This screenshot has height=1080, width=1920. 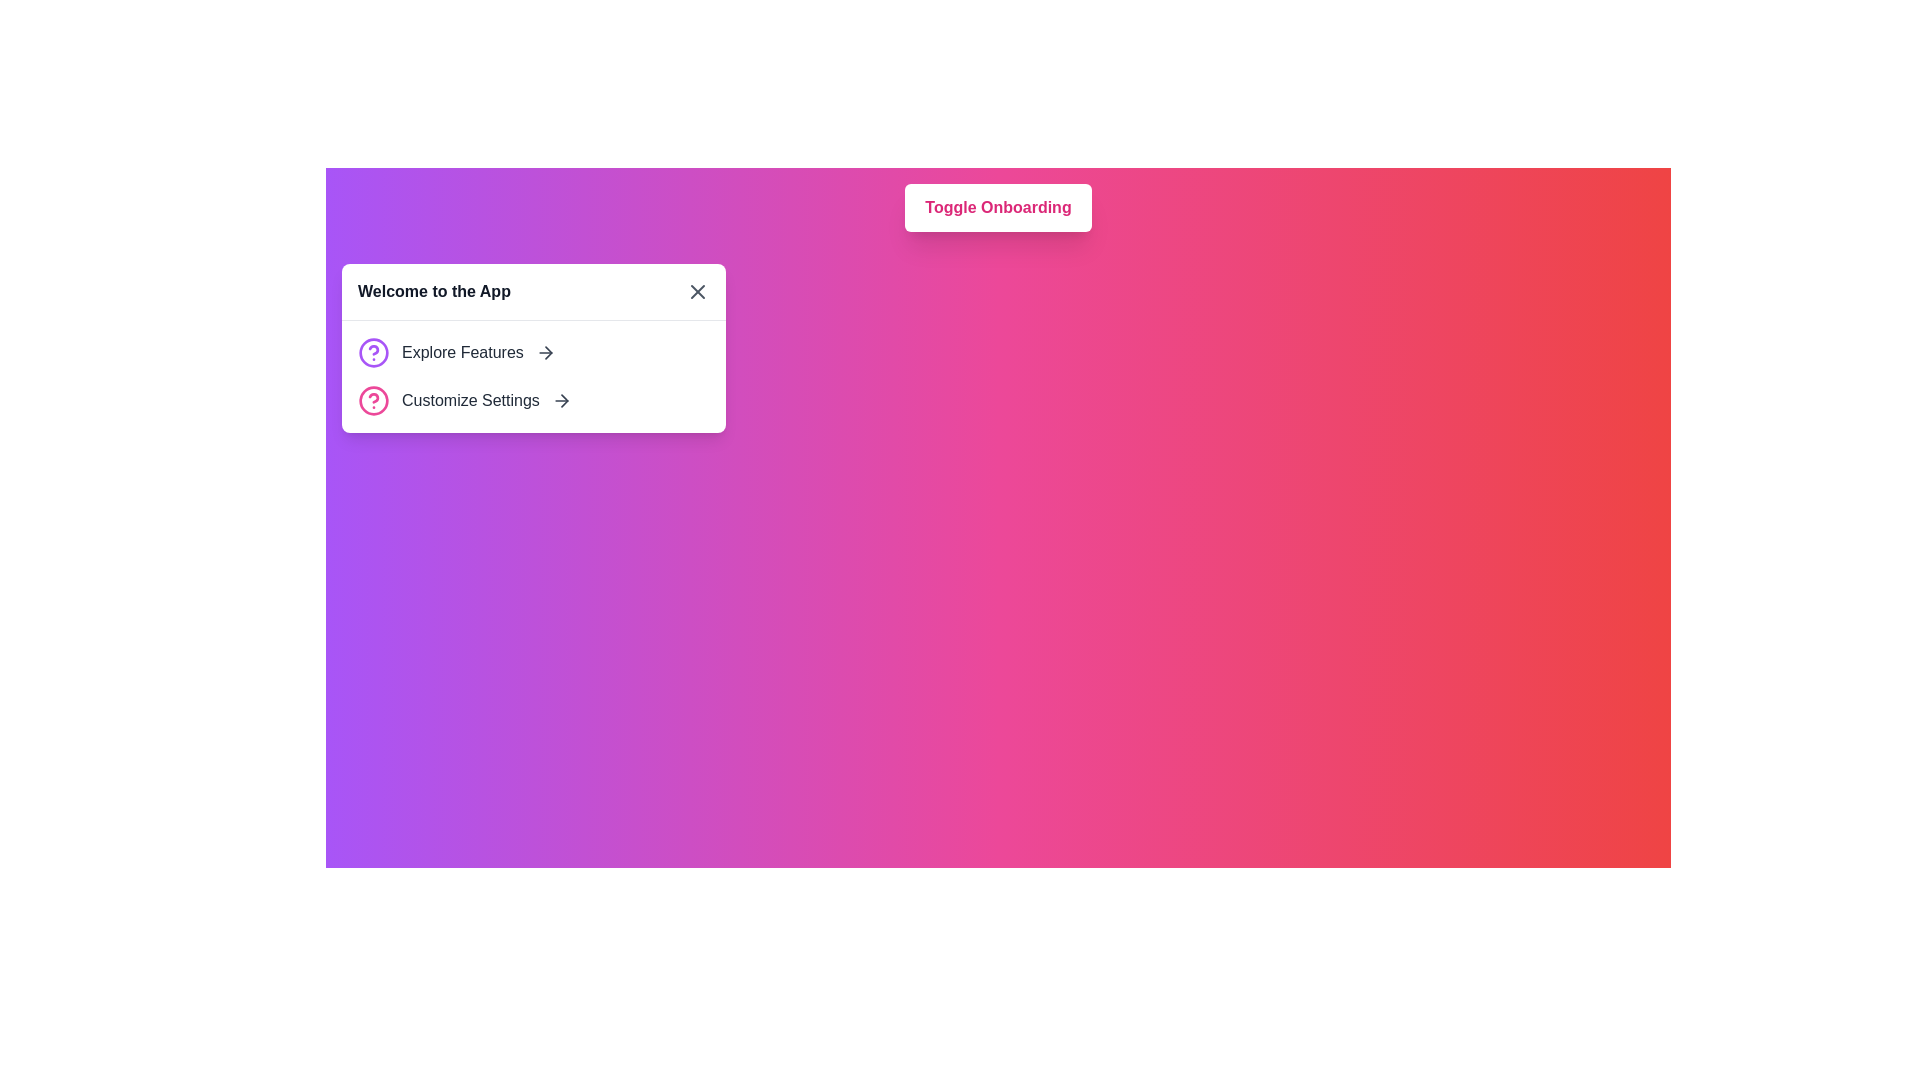 What do you see at coordinates (697, 292) in the screenshot?
I see `the cross ('X') icon button located at the top-right of the 'Welcome to the App' card` at bounding box center [697, 292].